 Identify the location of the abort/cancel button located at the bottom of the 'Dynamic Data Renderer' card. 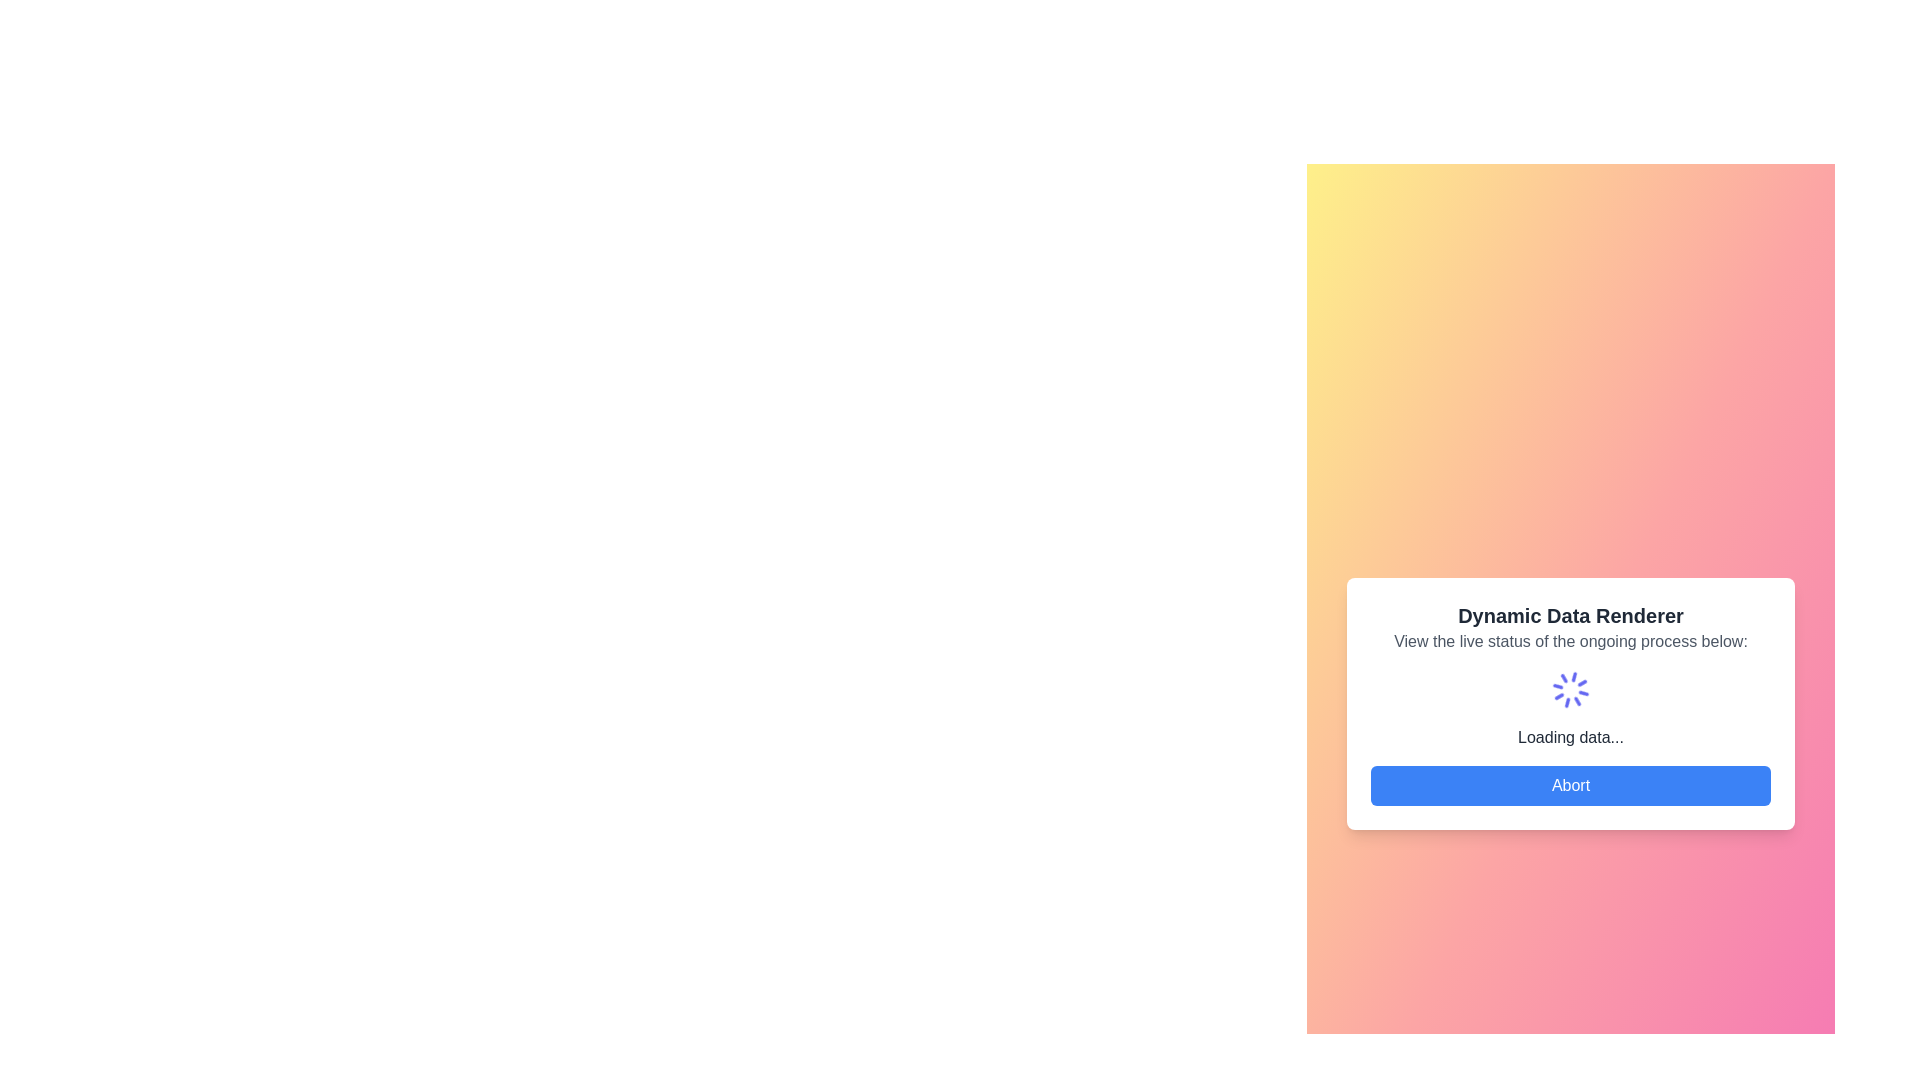
(1569, 785).